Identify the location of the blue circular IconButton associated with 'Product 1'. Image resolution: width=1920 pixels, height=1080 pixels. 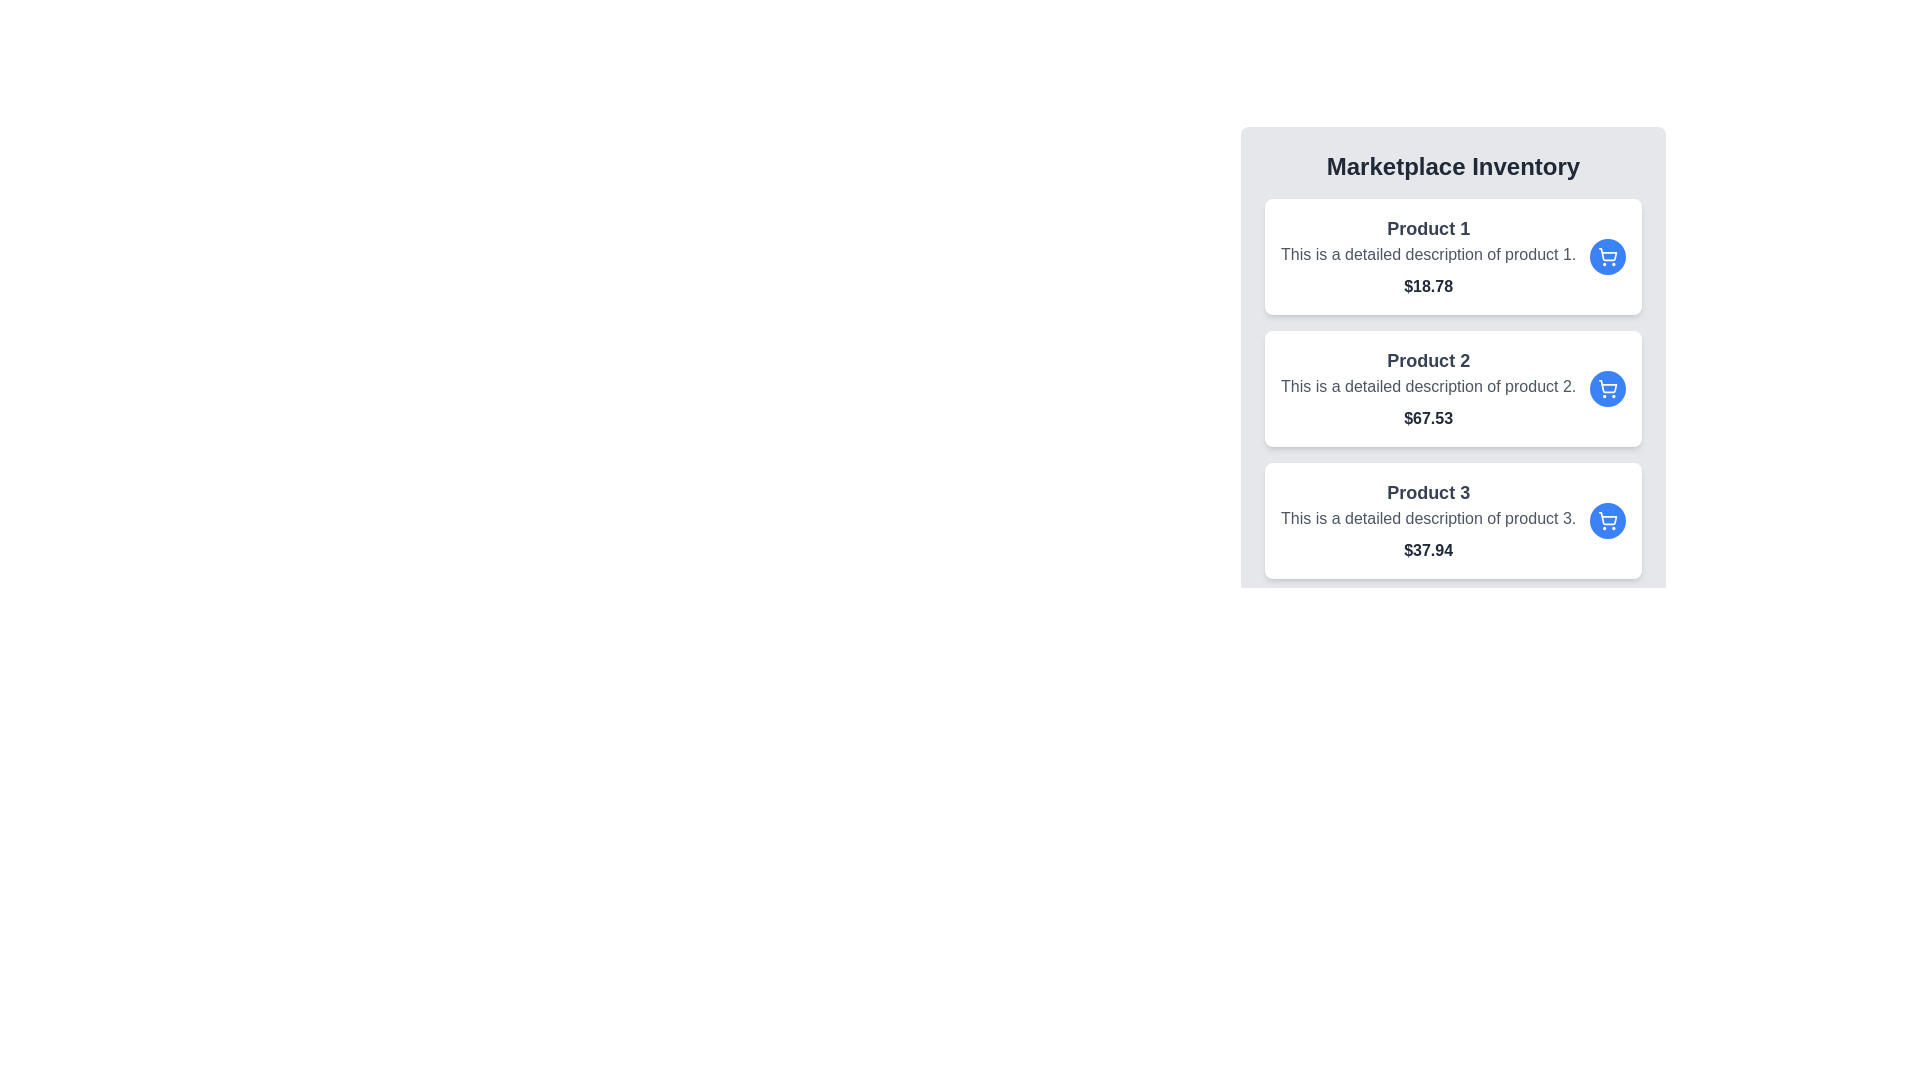
(1608, 256).